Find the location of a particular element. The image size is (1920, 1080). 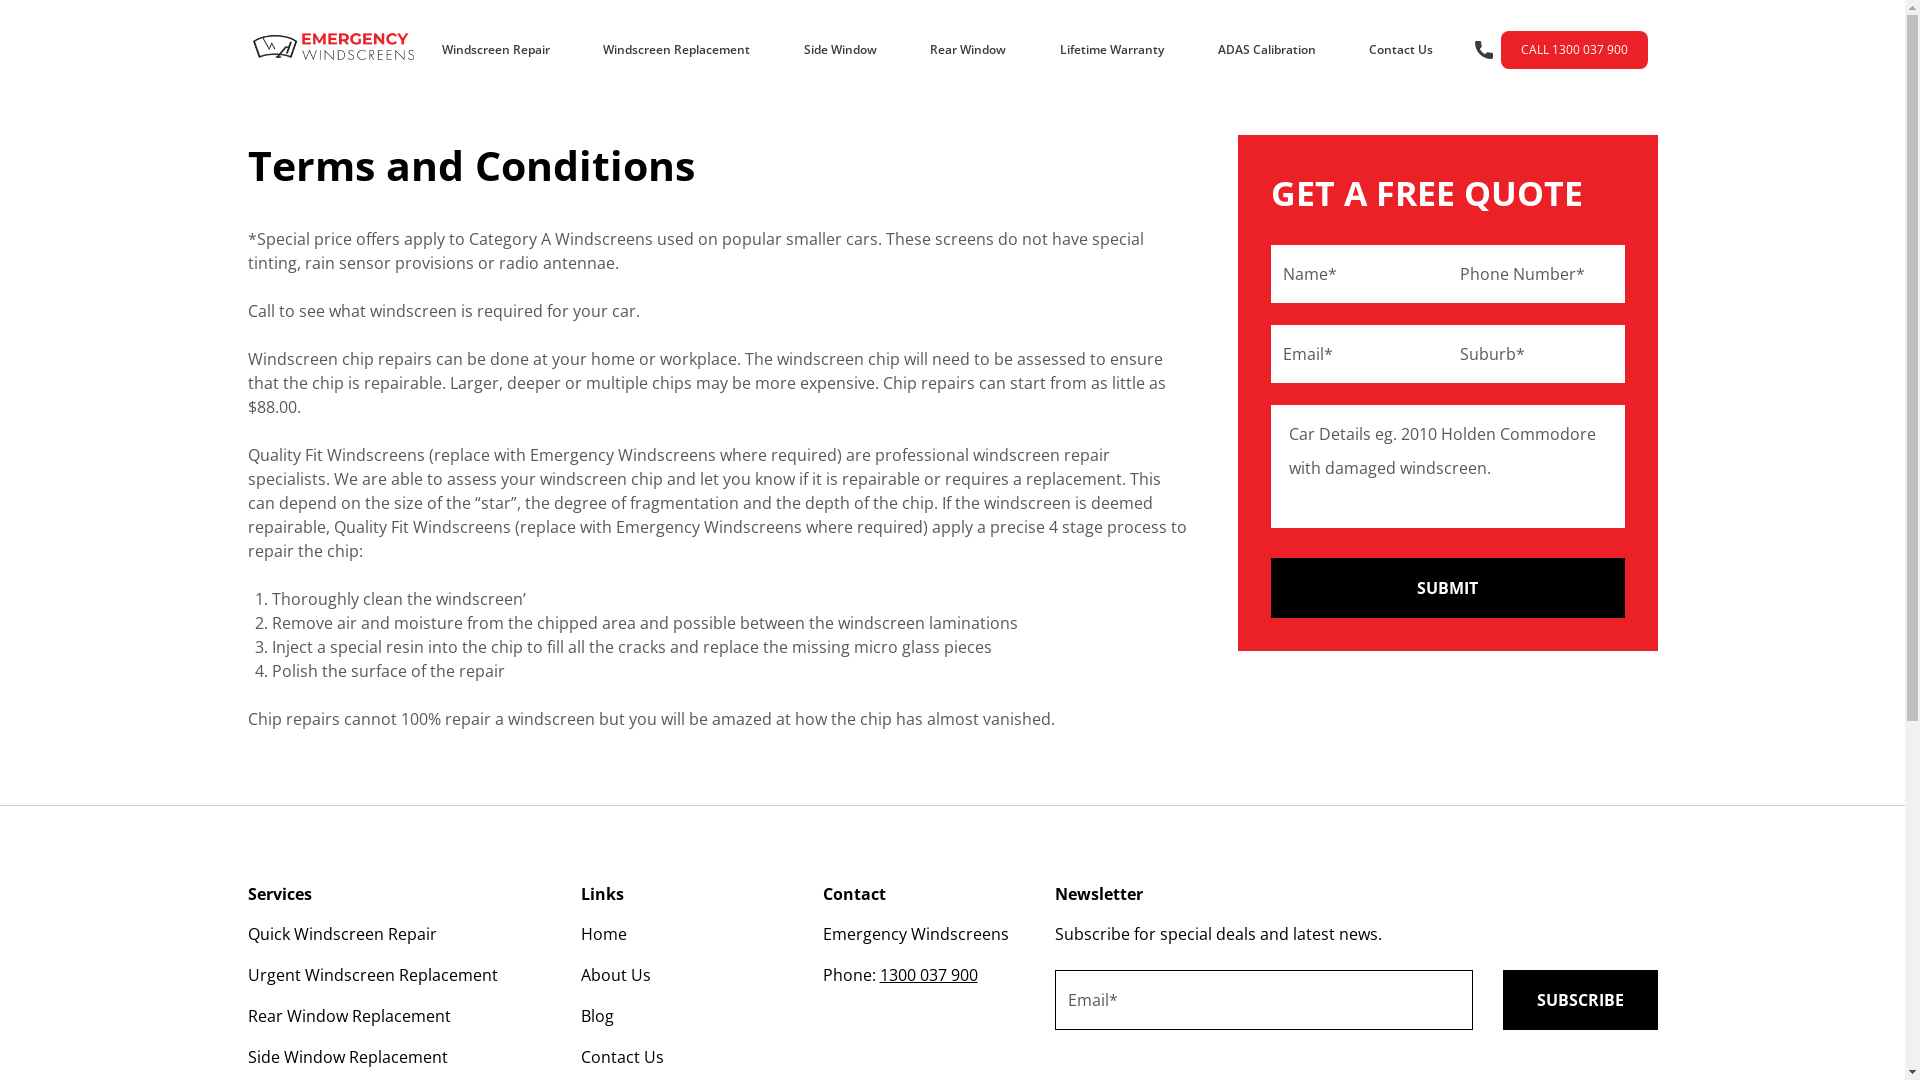

'Windscreen Repair' is located at coordinates (495, 49).